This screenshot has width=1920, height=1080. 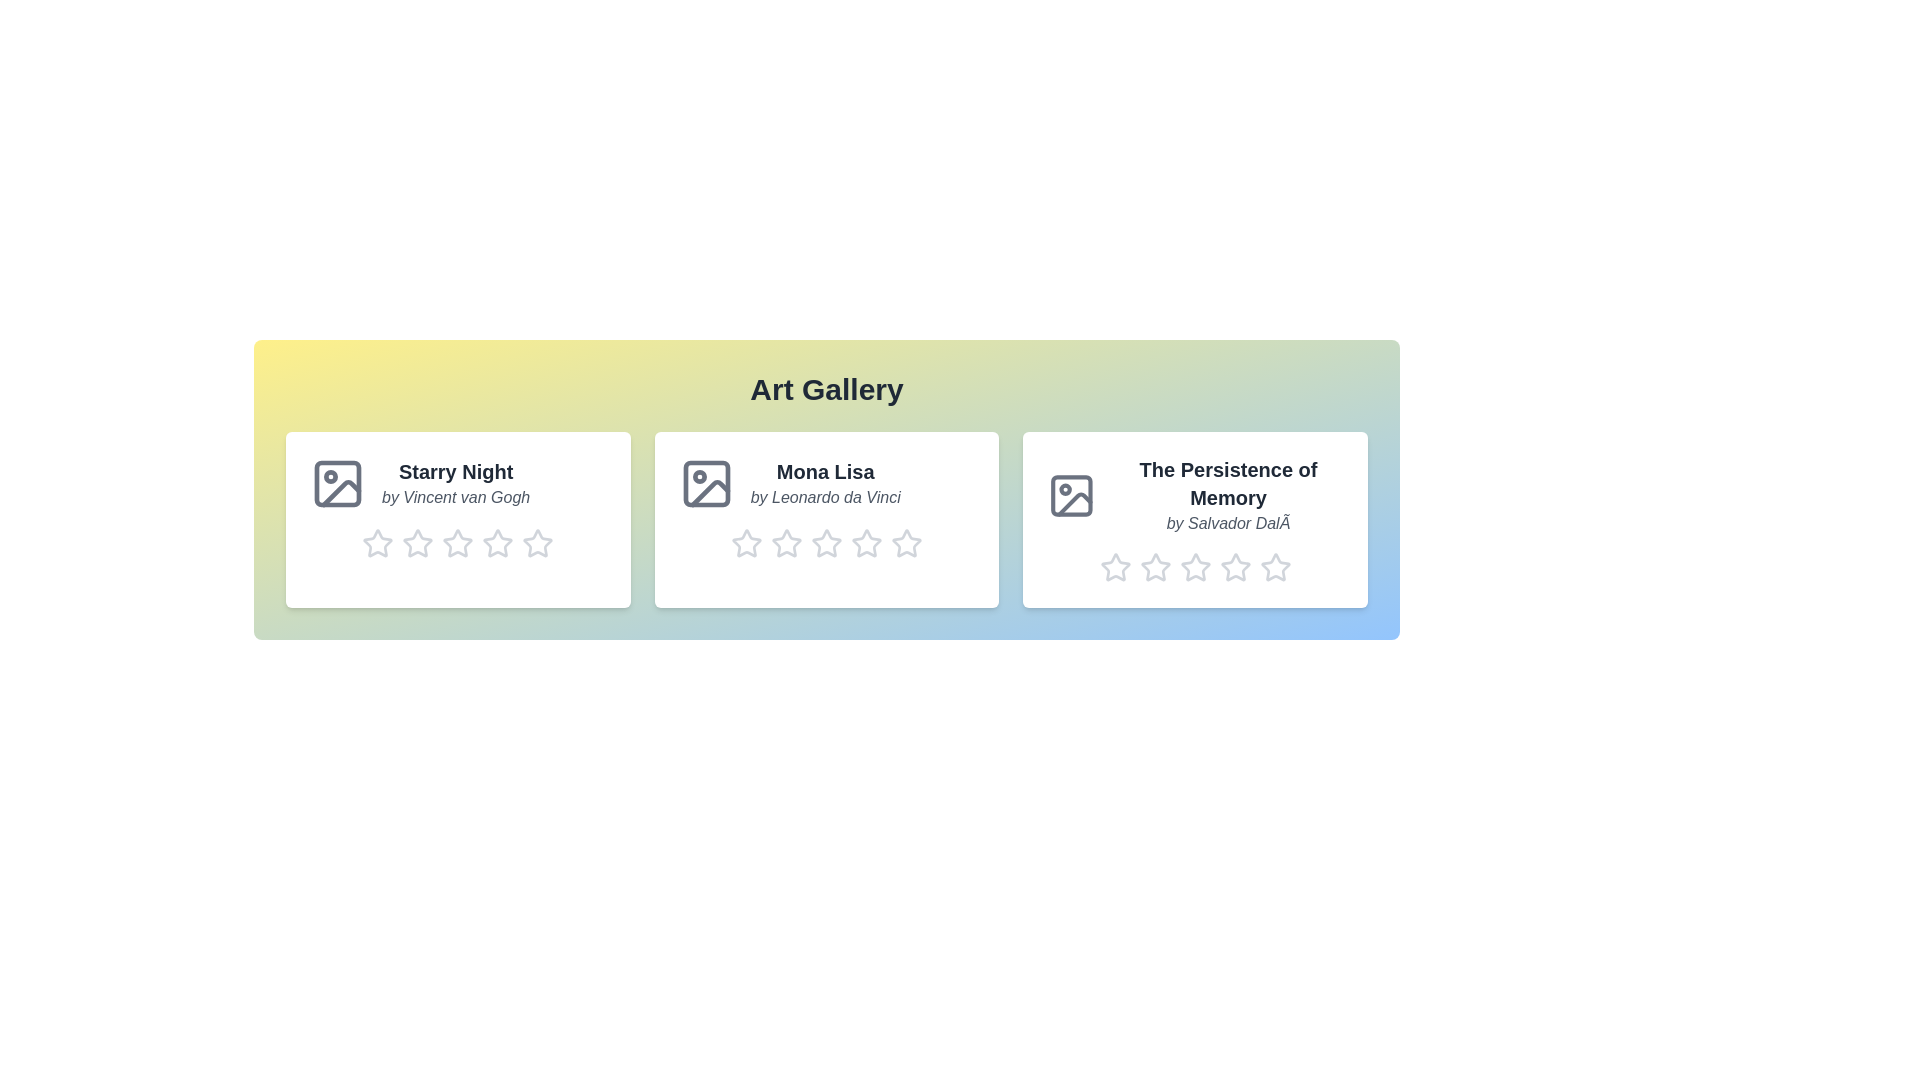 What do you see at coordinates (361, 543) in the screenshot?
I see `the rating of artwork 1 to 1 stars` at bounding box center [361, 543].